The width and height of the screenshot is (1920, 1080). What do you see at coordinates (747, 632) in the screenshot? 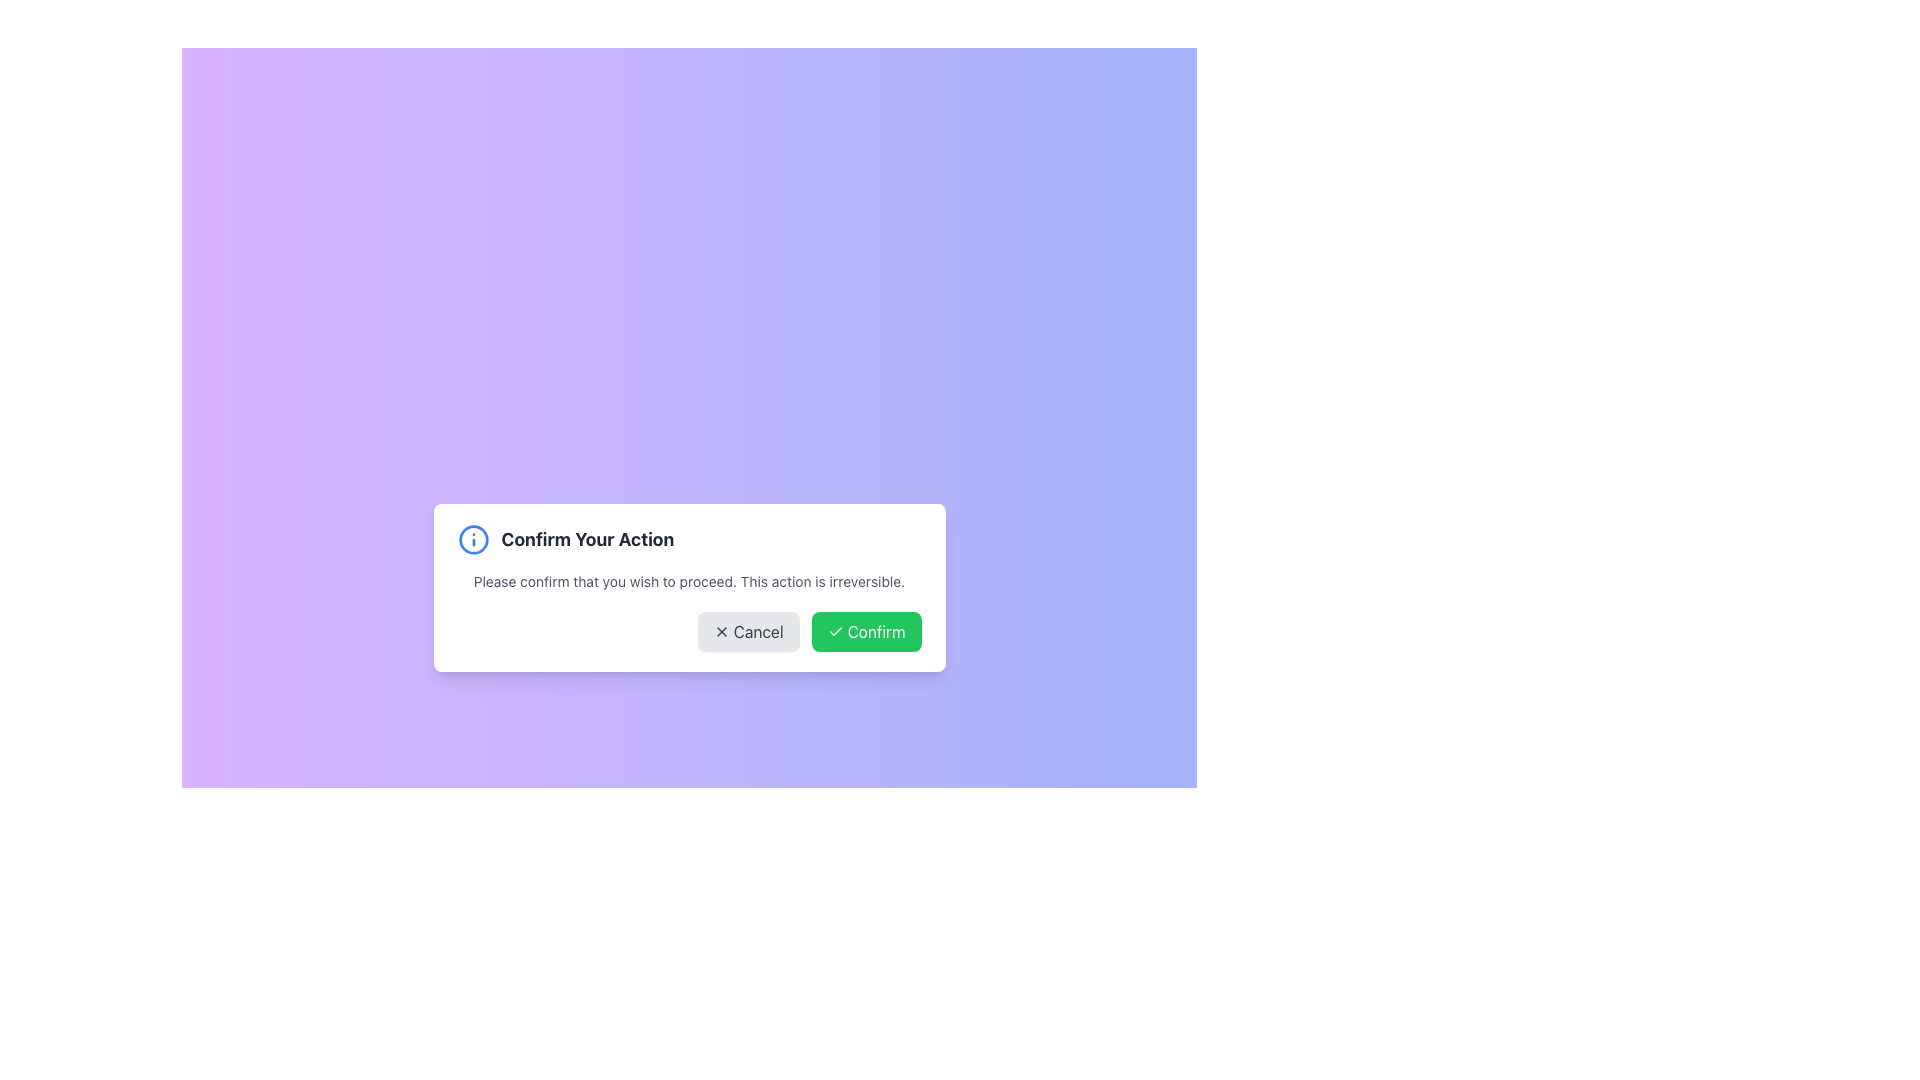
I see `the leftmost button labeled 'Cancel' with a light gray background and an 'X' icon to change its background color` at bounding box center [747, 632].